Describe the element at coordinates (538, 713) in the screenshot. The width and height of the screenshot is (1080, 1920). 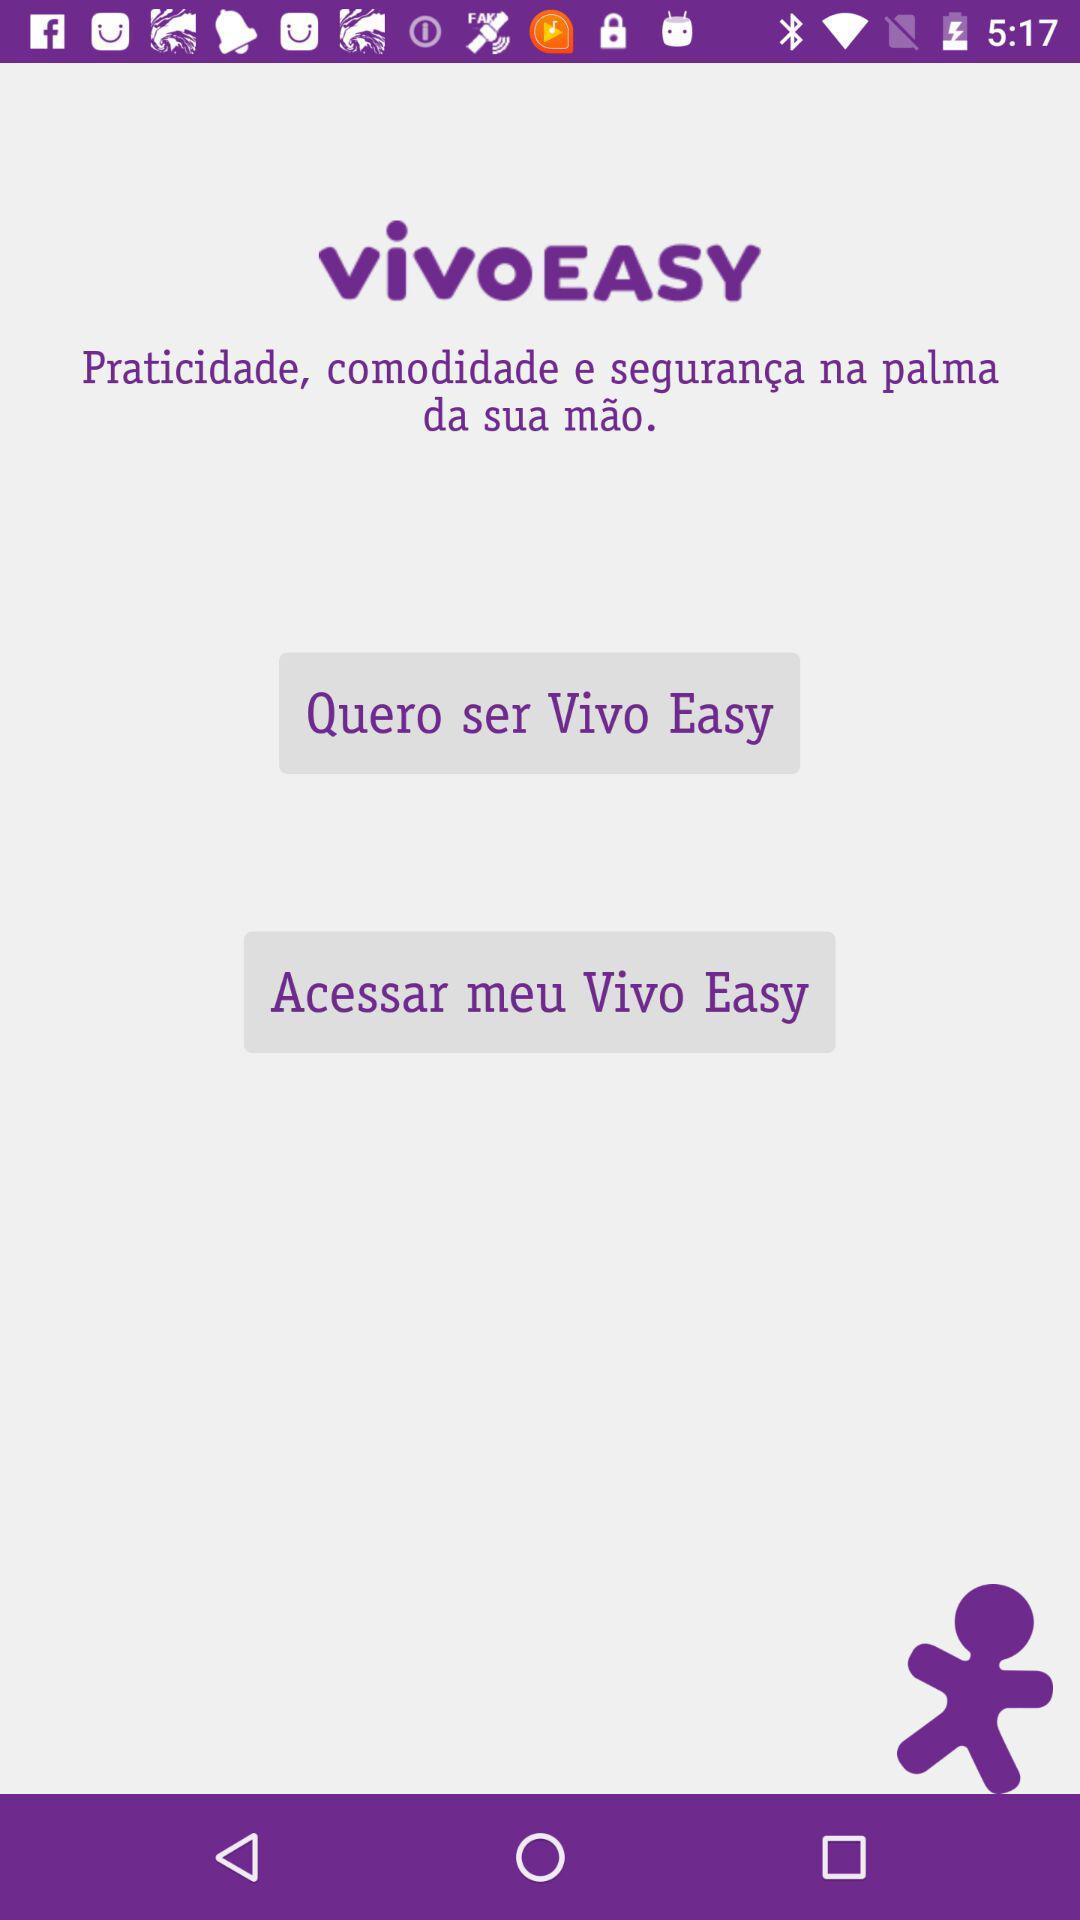
I see `the quero ser vivo item` at that location.